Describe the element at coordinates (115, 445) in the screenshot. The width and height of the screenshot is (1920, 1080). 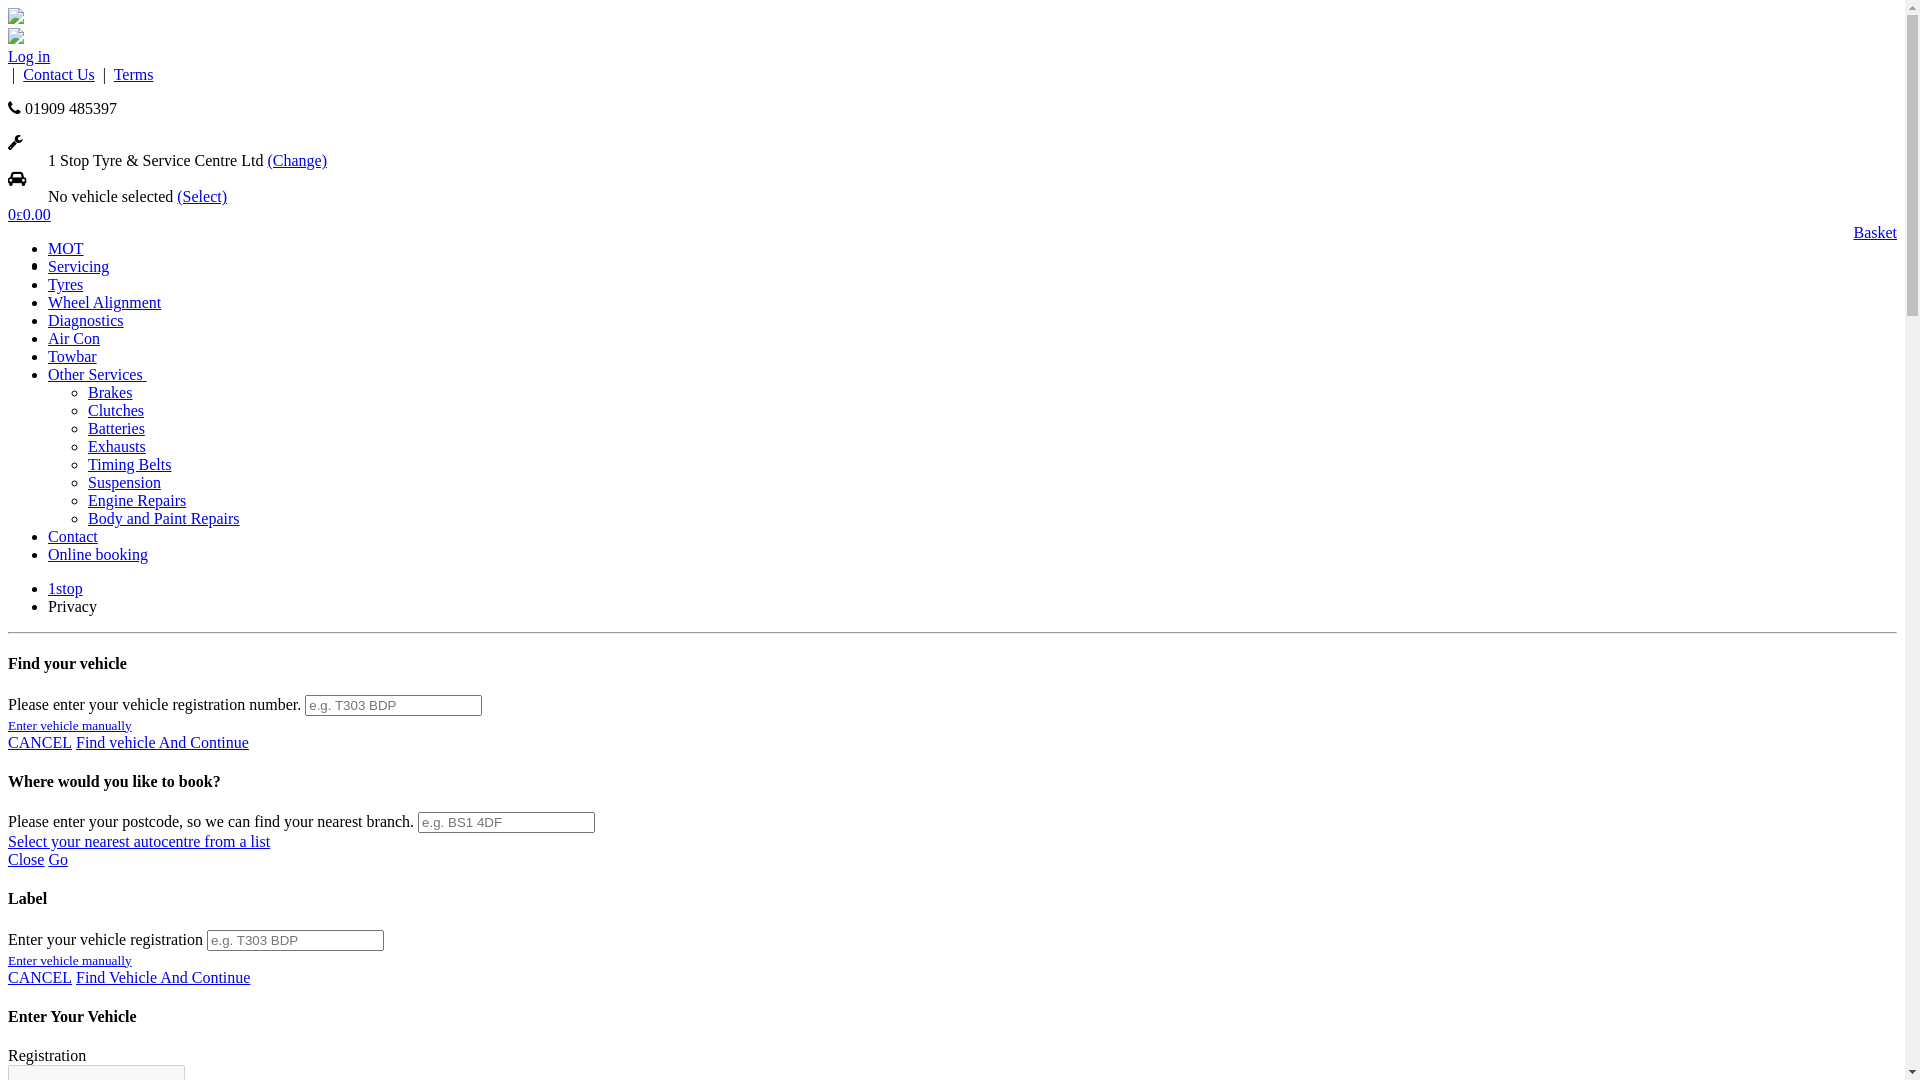
I see `'Exhausts'` at that location.